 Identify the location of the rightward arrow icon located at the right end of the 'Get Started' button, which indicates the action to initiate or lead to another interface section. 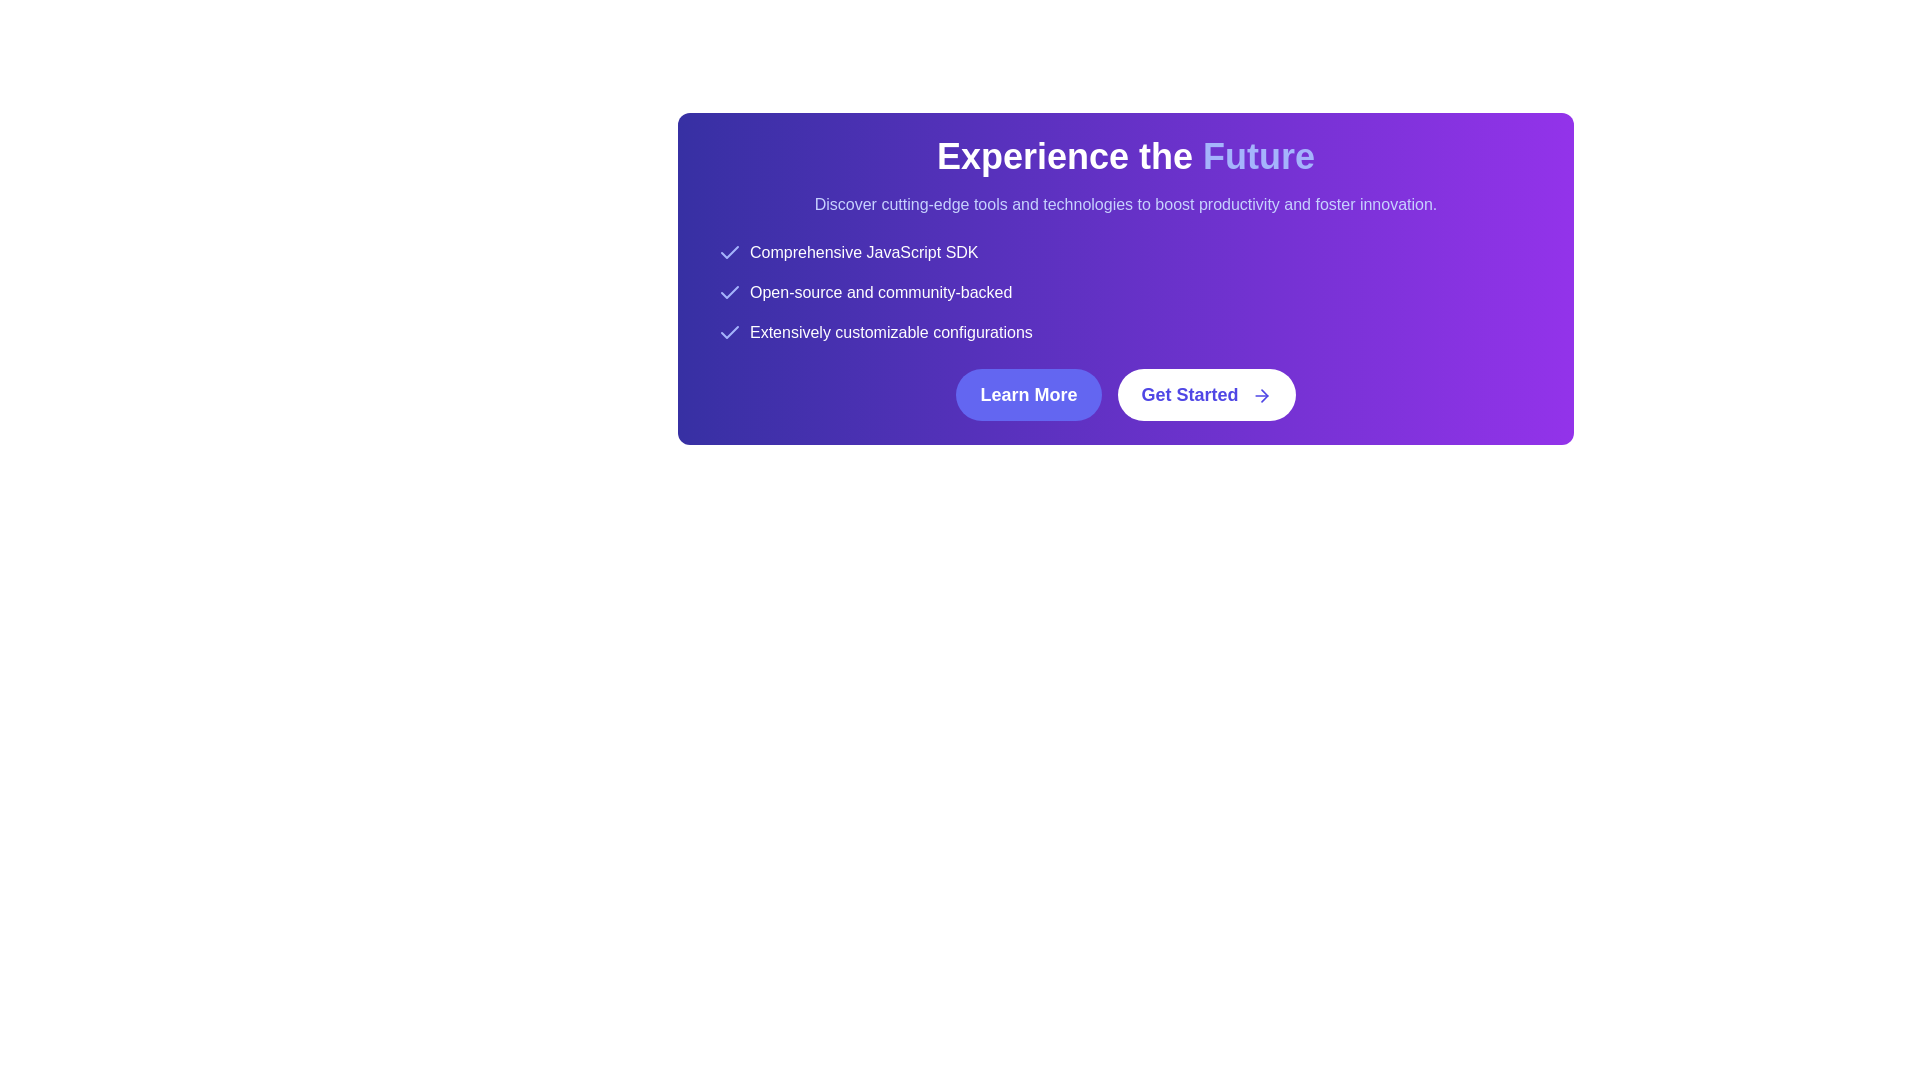
(1260, 396).